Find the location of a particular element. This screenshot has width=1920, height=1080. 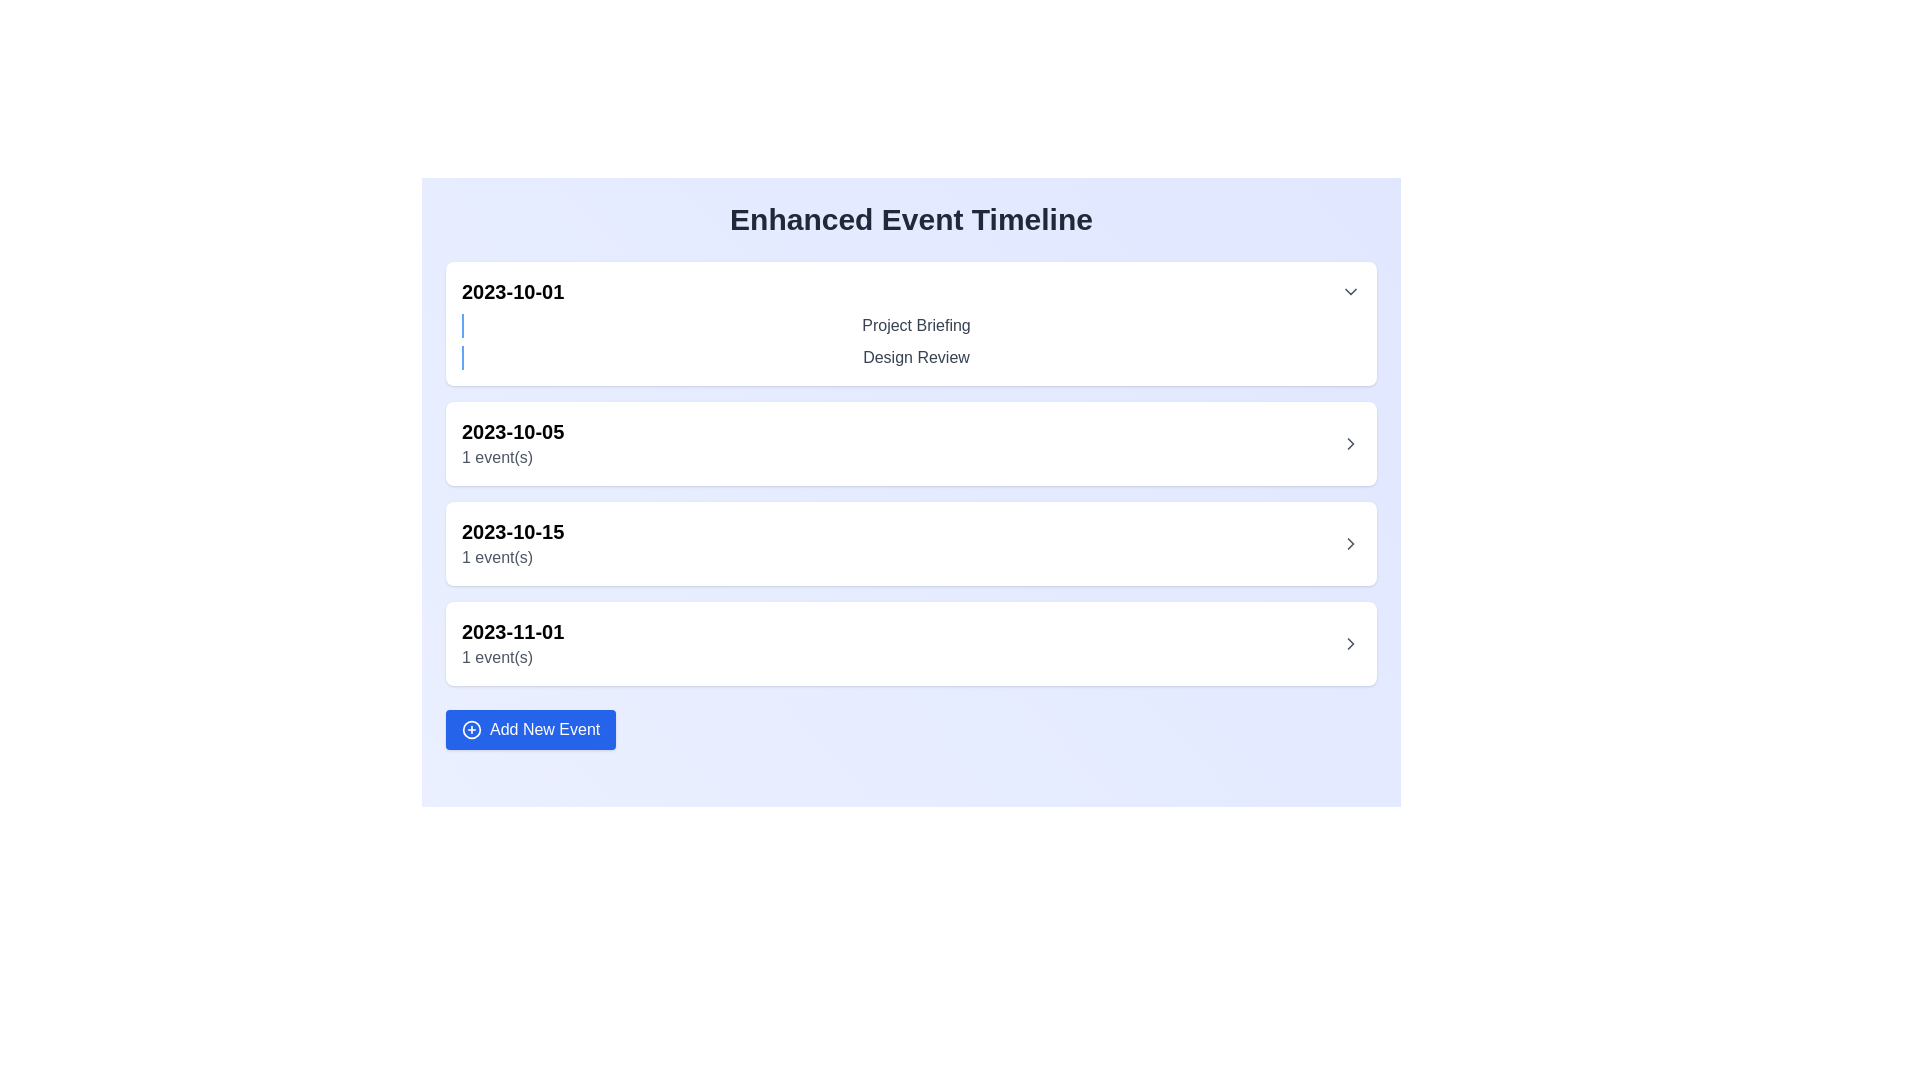

the small rightward-pointing chevron icon is located at coordinates (1350, 442).